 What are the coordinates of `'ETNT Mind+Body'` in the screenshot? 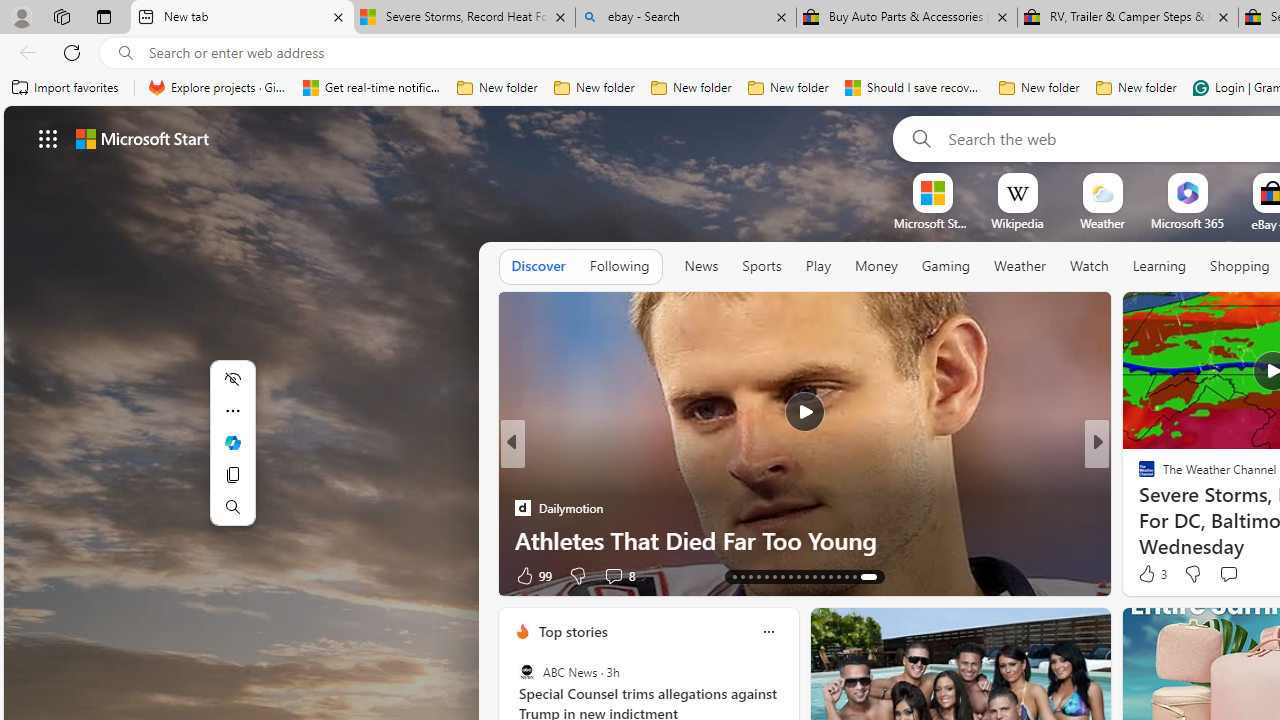 It's located at (1138, 475).